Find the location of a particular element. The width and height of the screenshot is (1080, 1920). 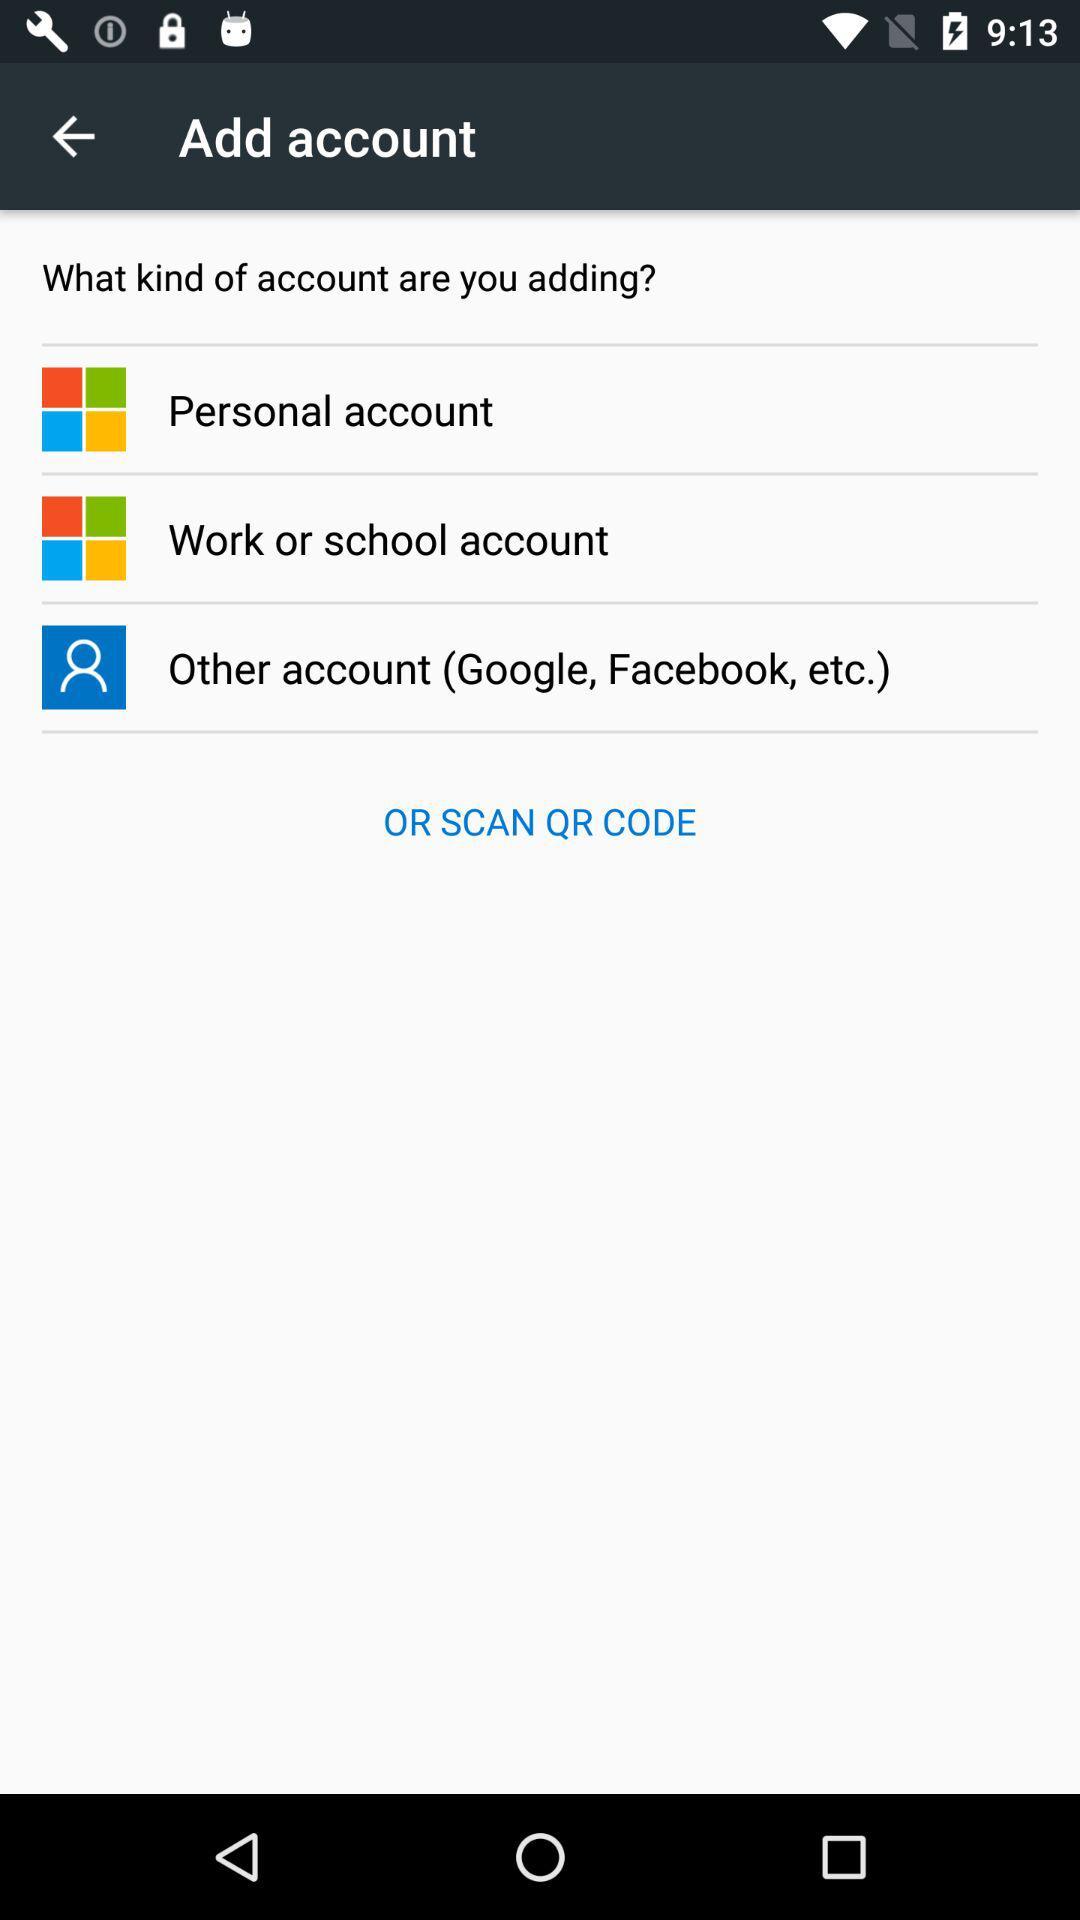

the item above the what kind of app is located at coordinates (83, 135).